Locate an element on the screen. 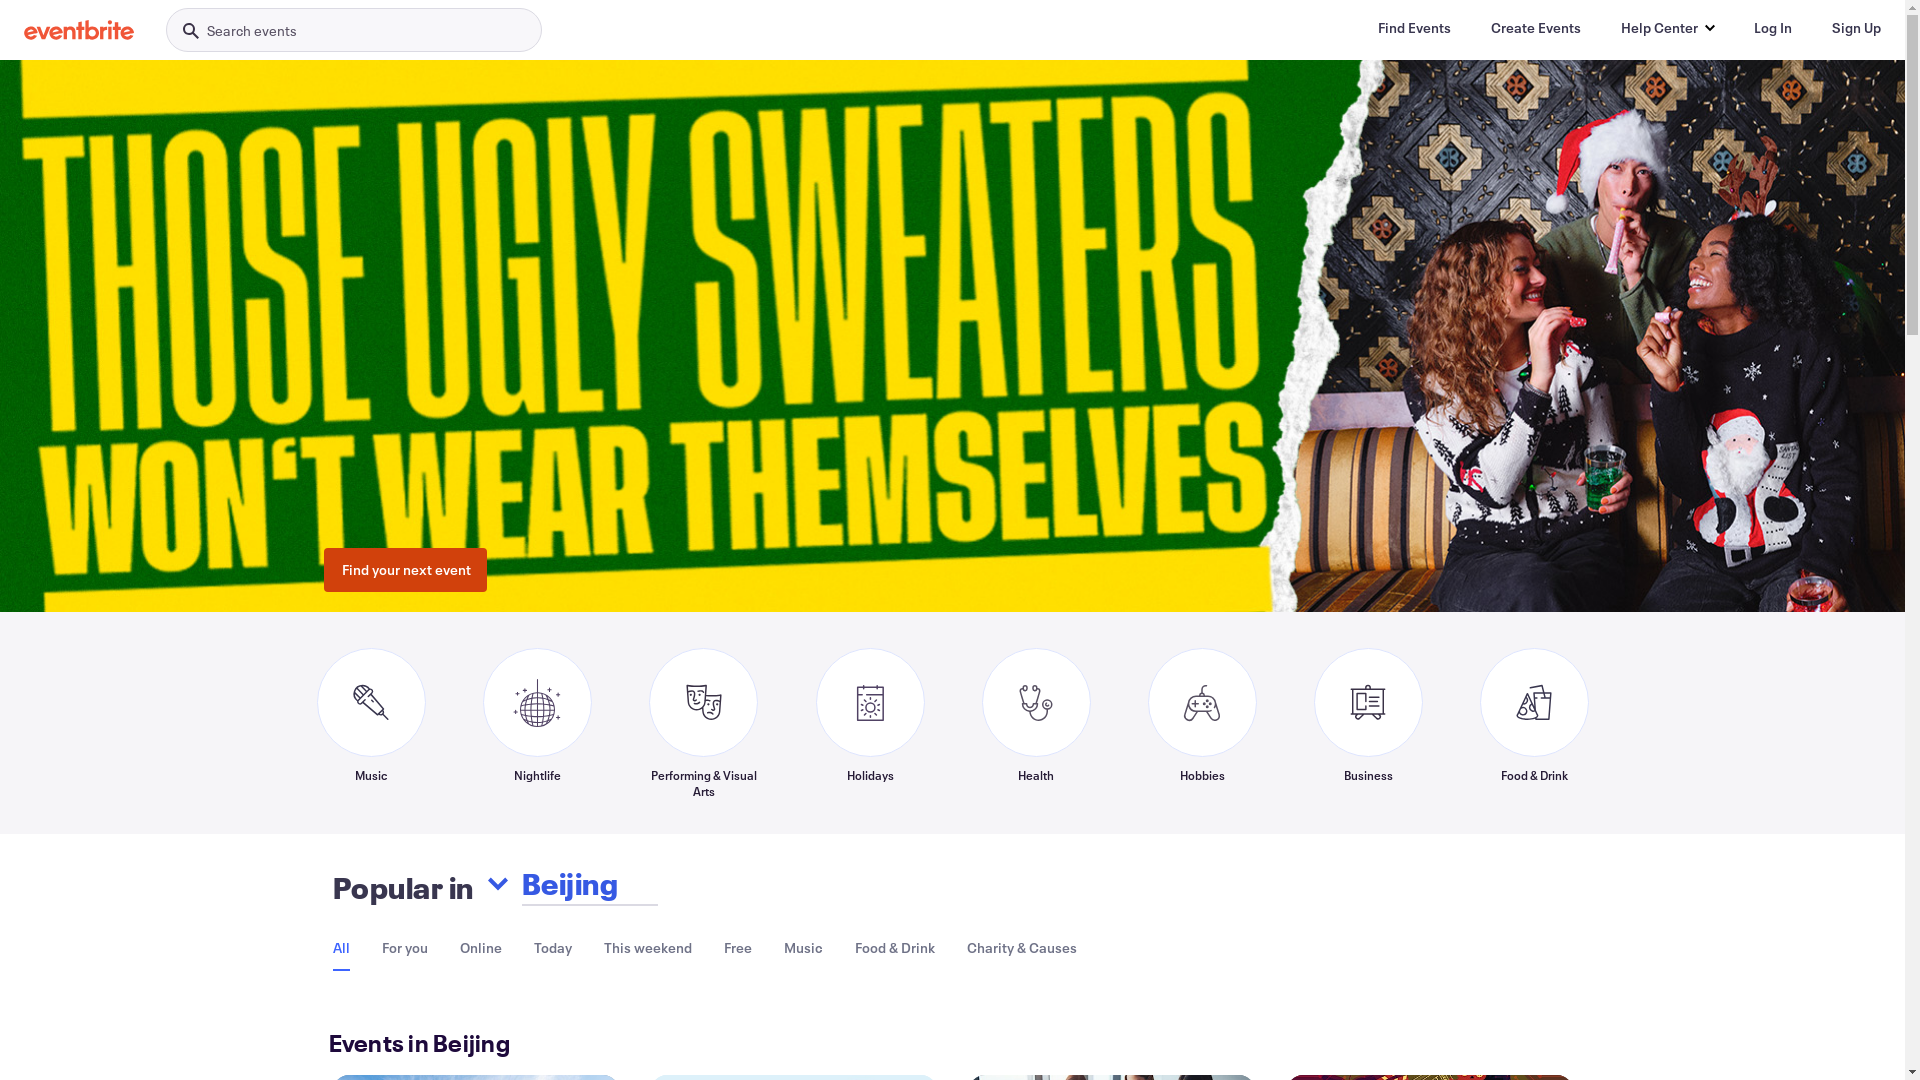 This screenshot has width=1920, height=1080. 'Log In' is located at coordinates (1772, 27).